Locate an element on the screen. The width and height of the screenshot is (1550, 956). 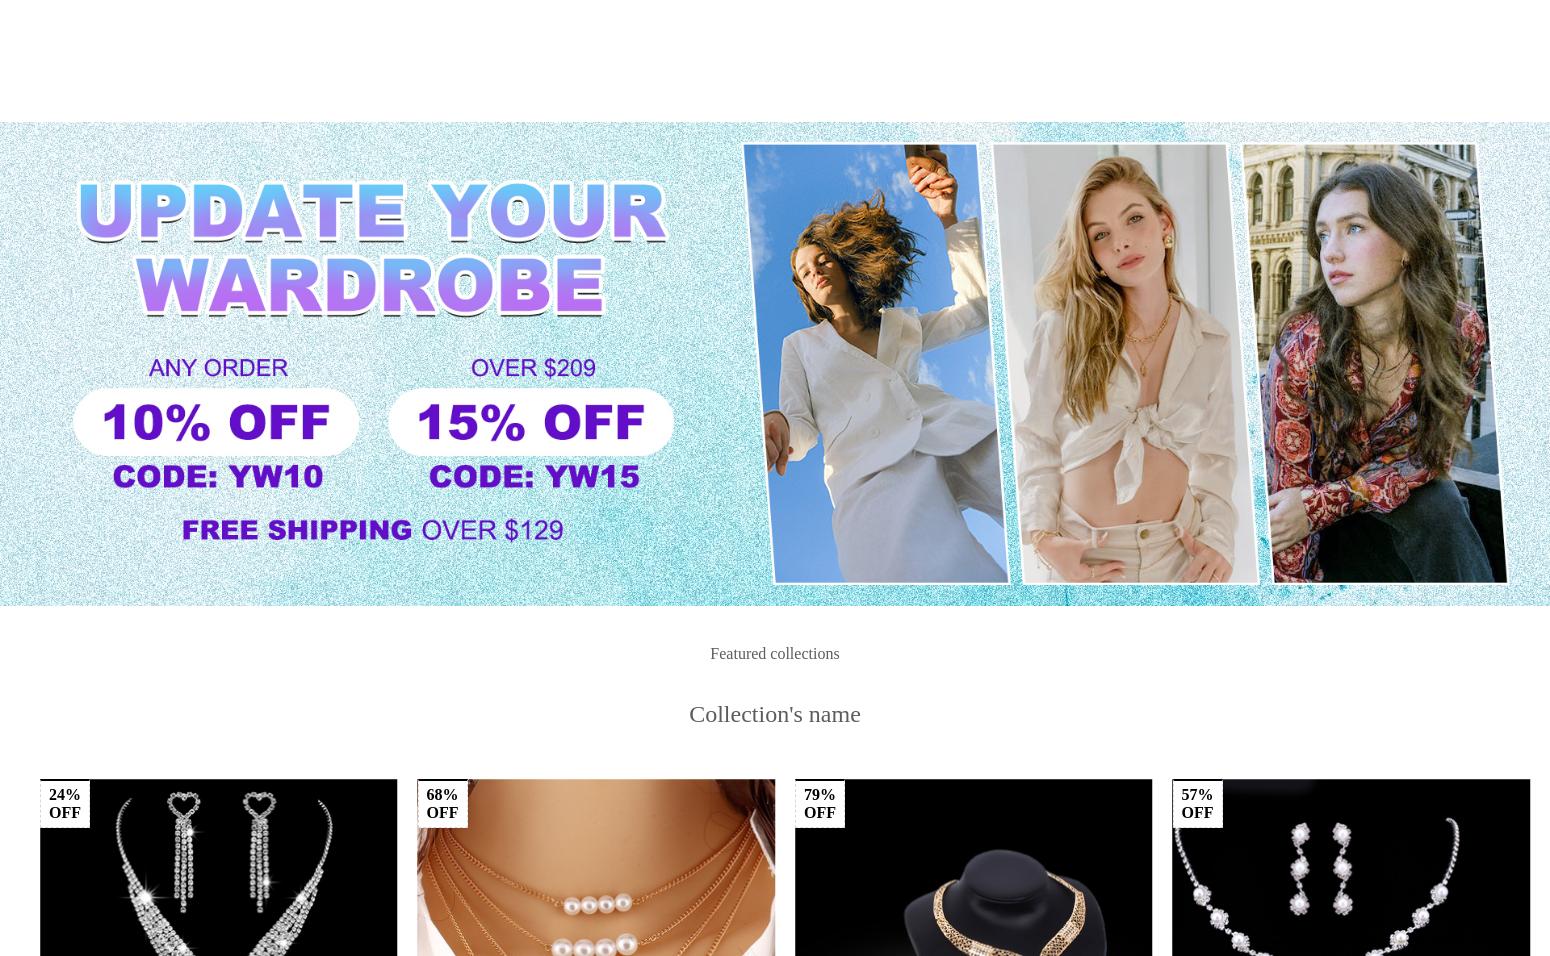
'38%' is located at coordinates (818, 370).